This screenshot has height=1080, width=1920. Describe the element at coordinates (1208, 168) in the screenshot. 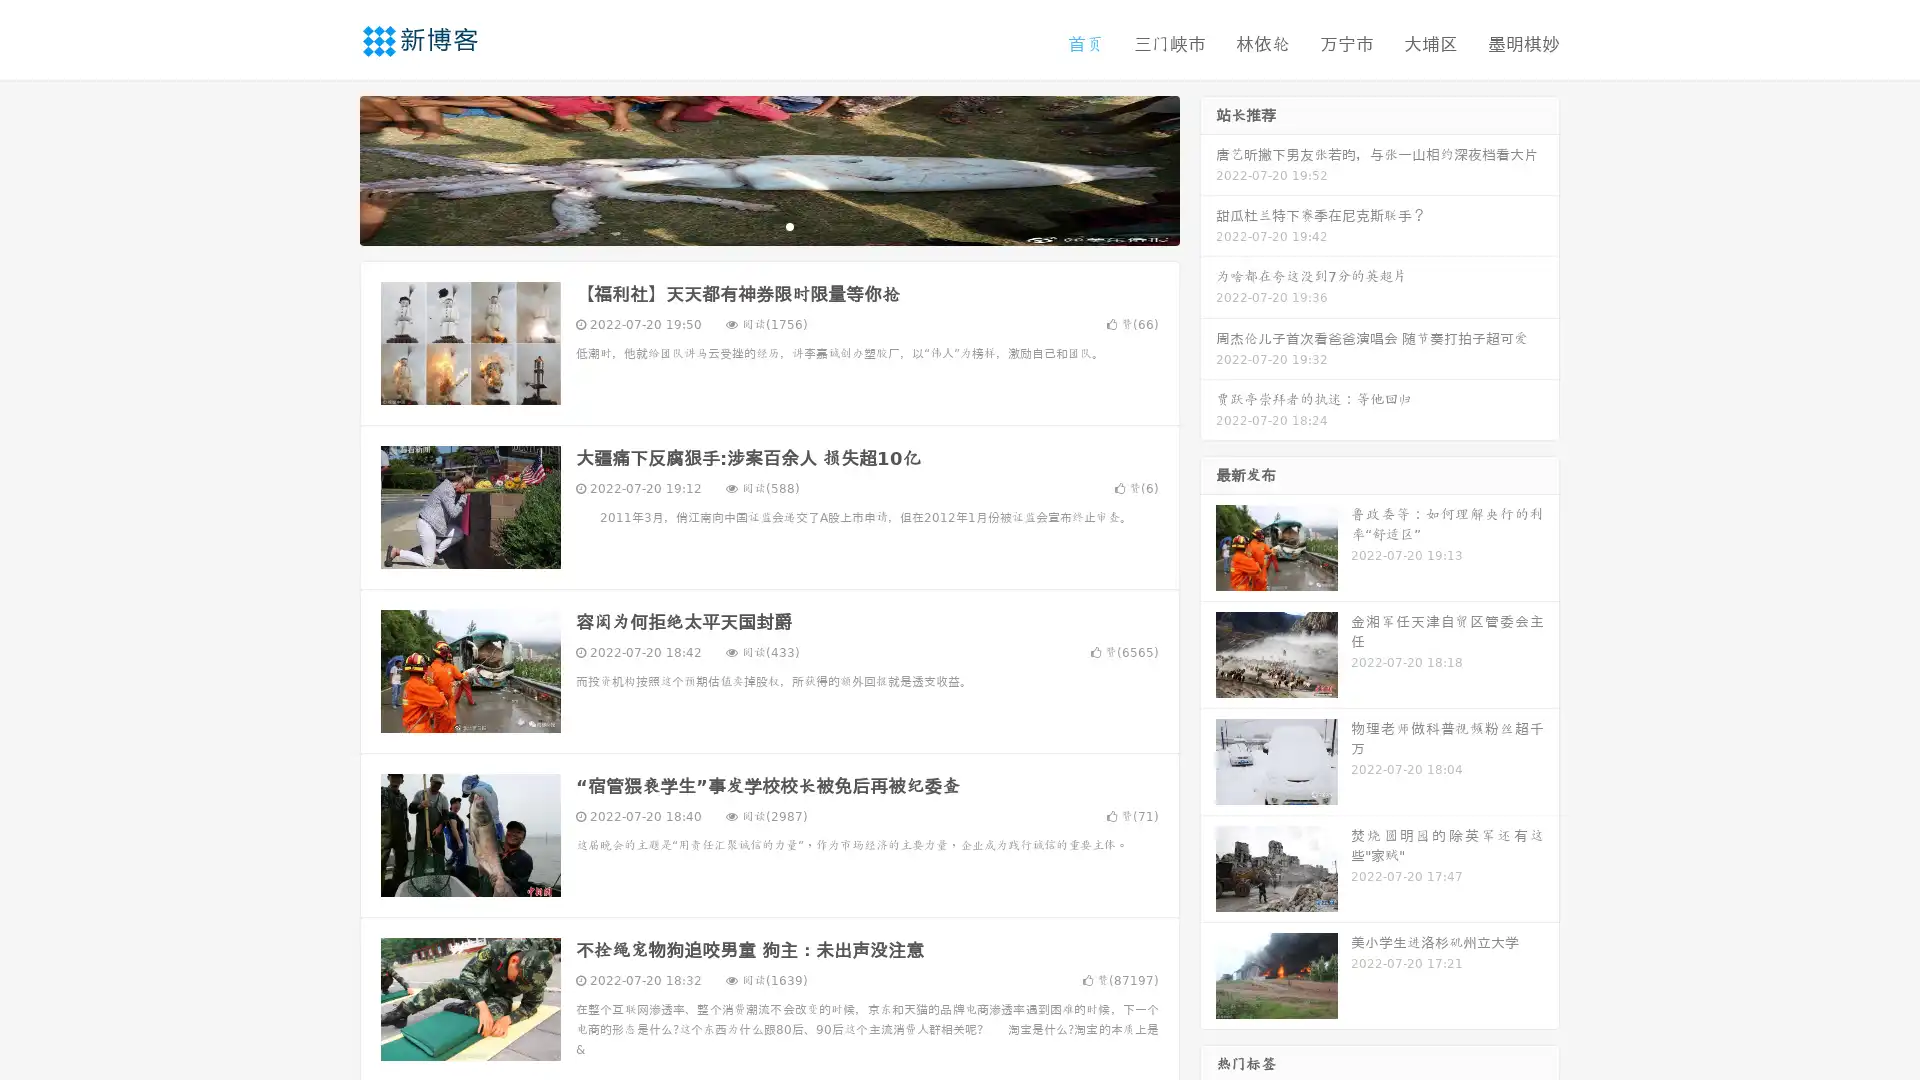

I see `Next slide` at that location.